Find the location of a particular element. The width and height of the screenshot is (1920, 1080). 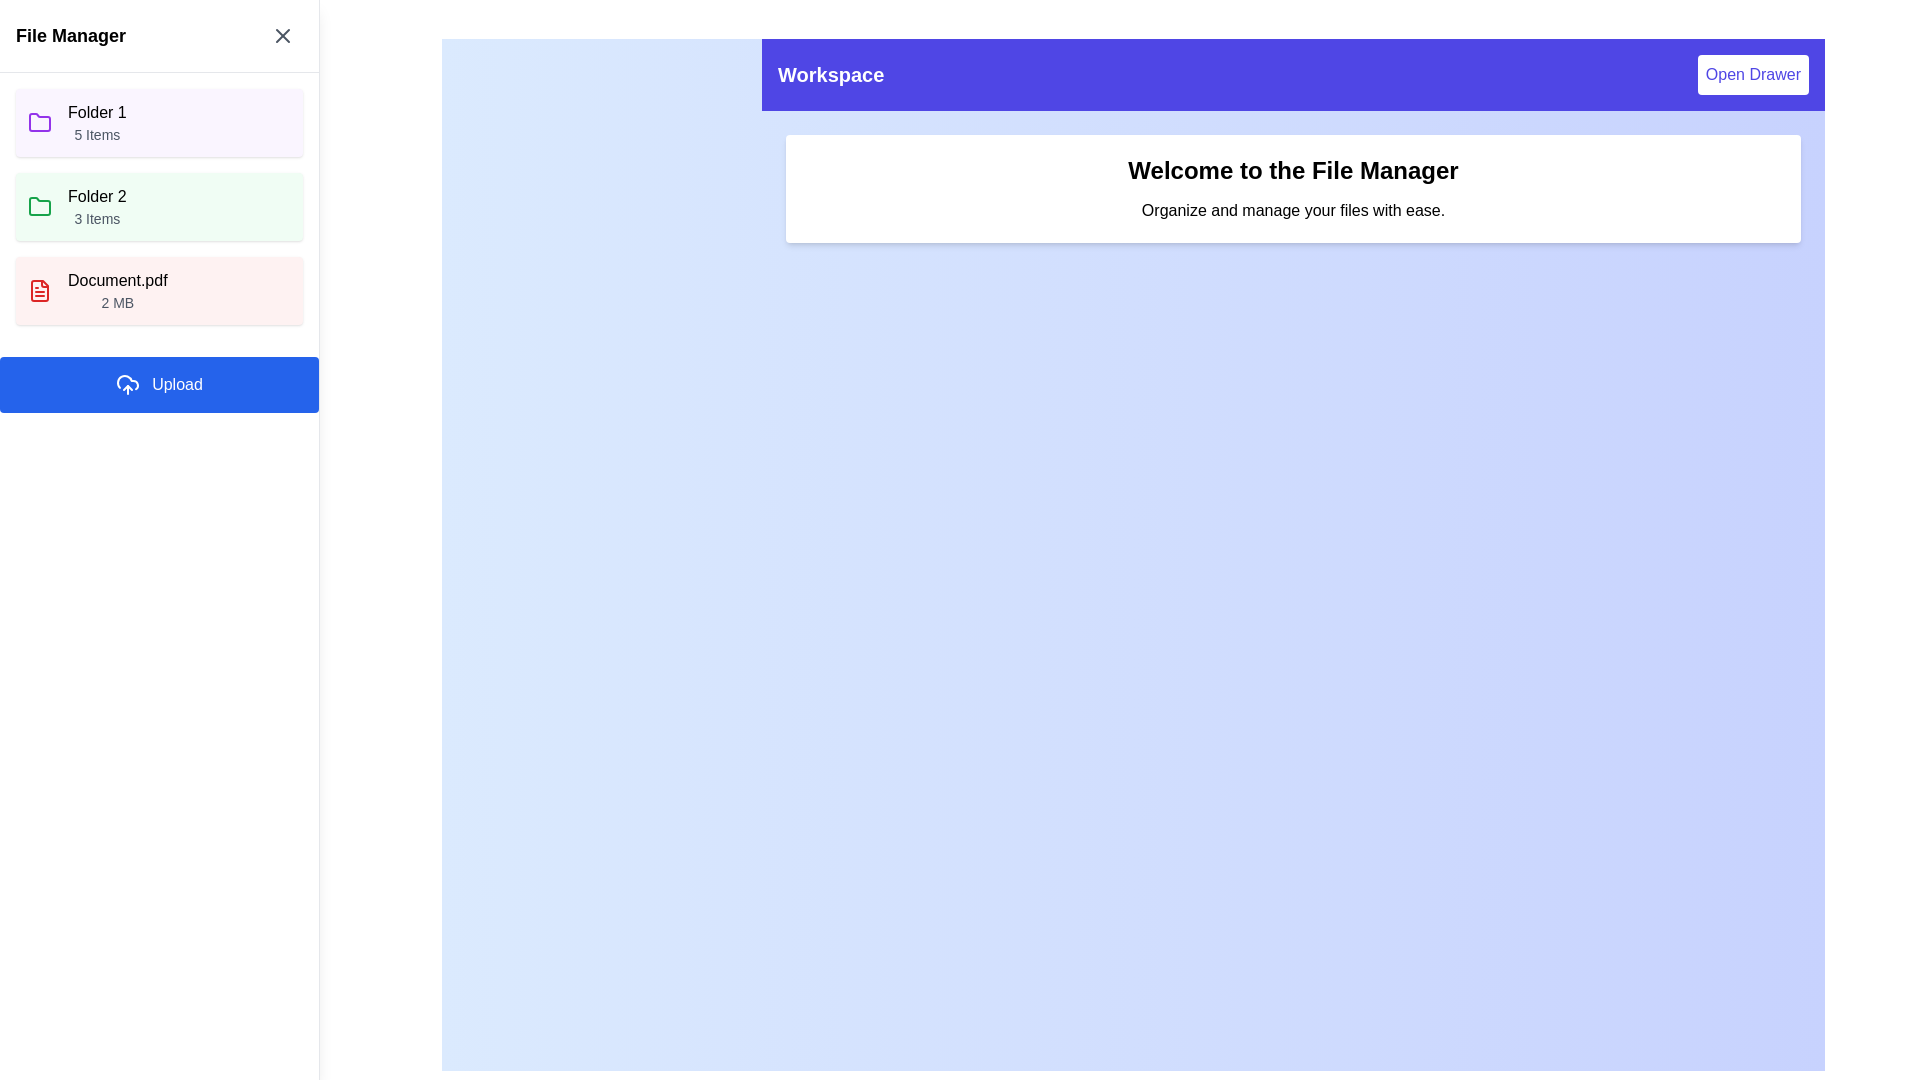

the third file entry is located at coordinates (158, 290).